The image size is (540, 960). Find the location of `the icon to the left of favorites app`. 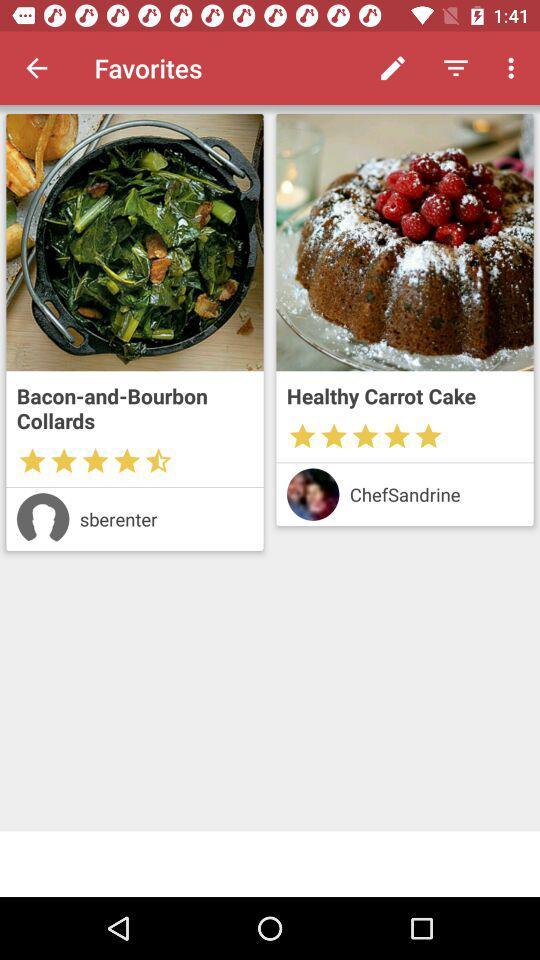

the icon to the left of favorites app is located at coordinates (36, 68).